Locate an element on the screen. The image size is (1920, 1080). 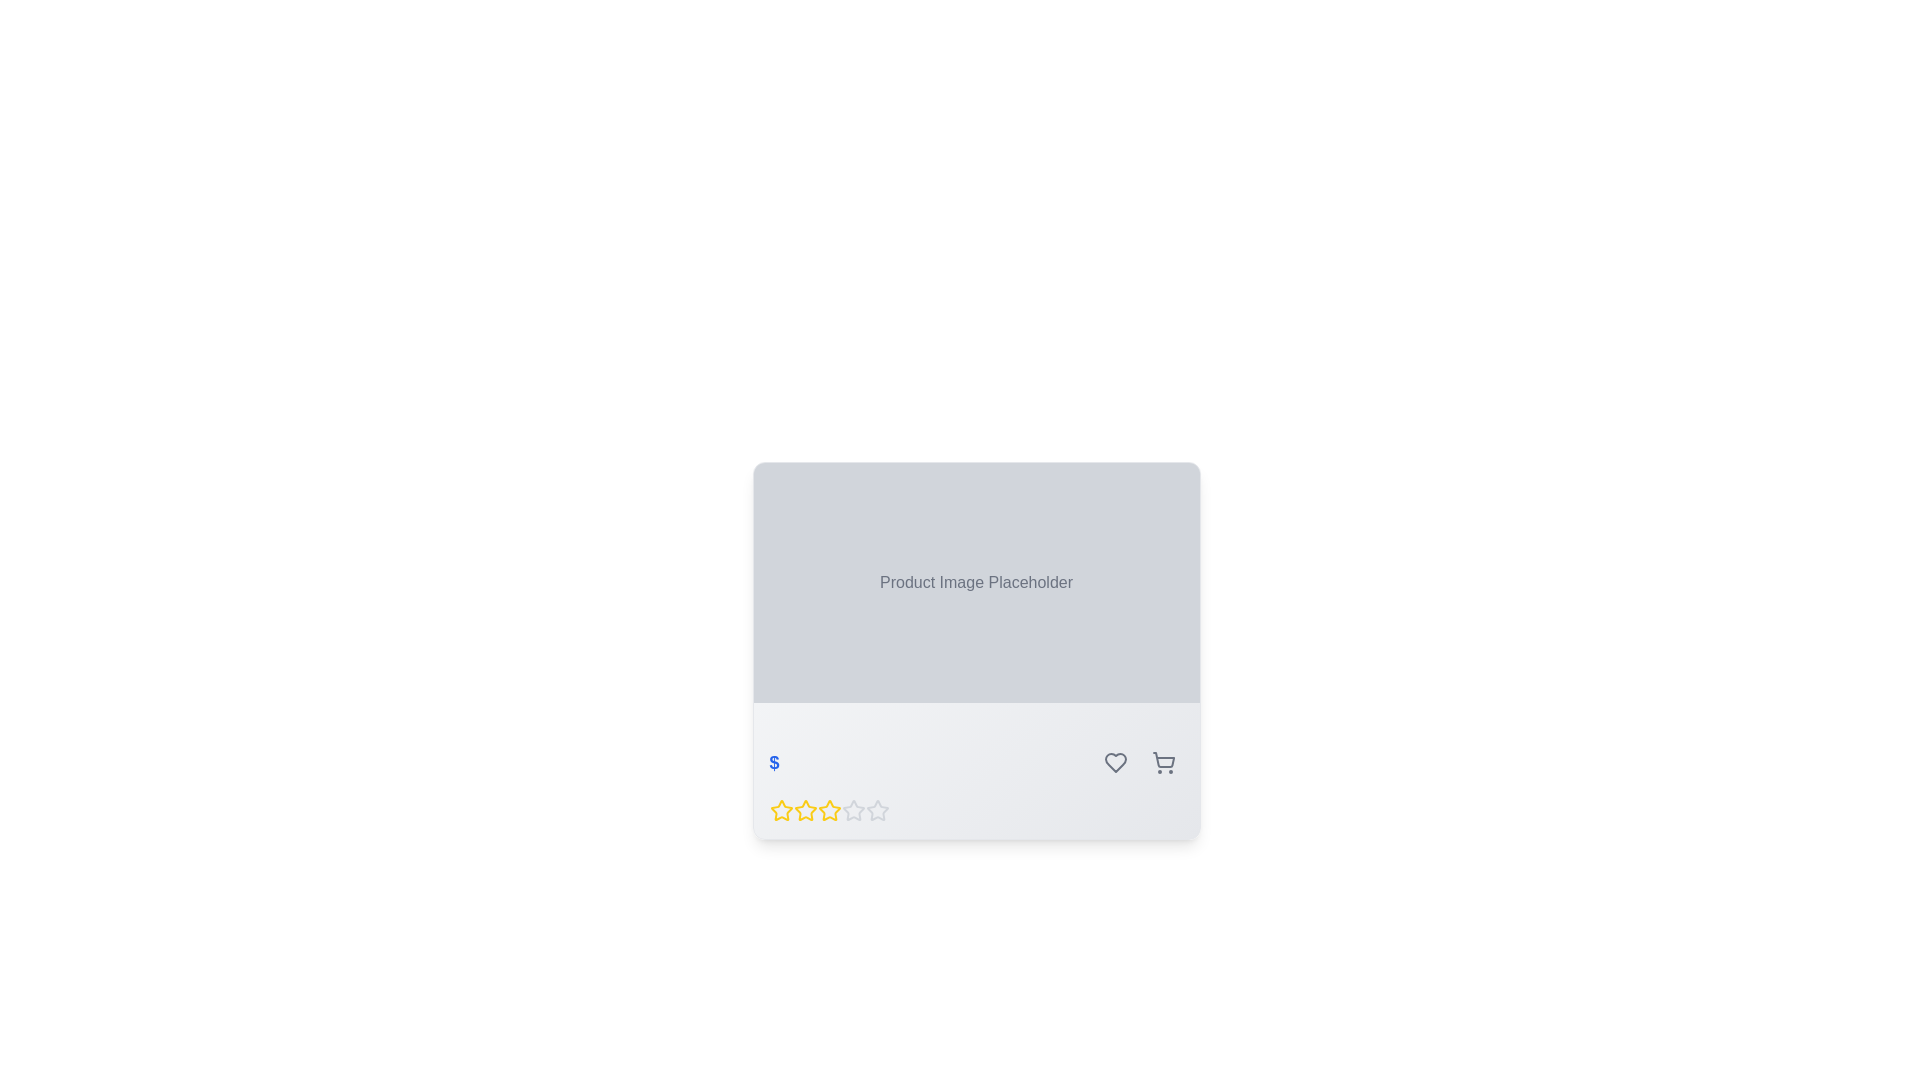
the fourth star is located at coordinates (853, 810).